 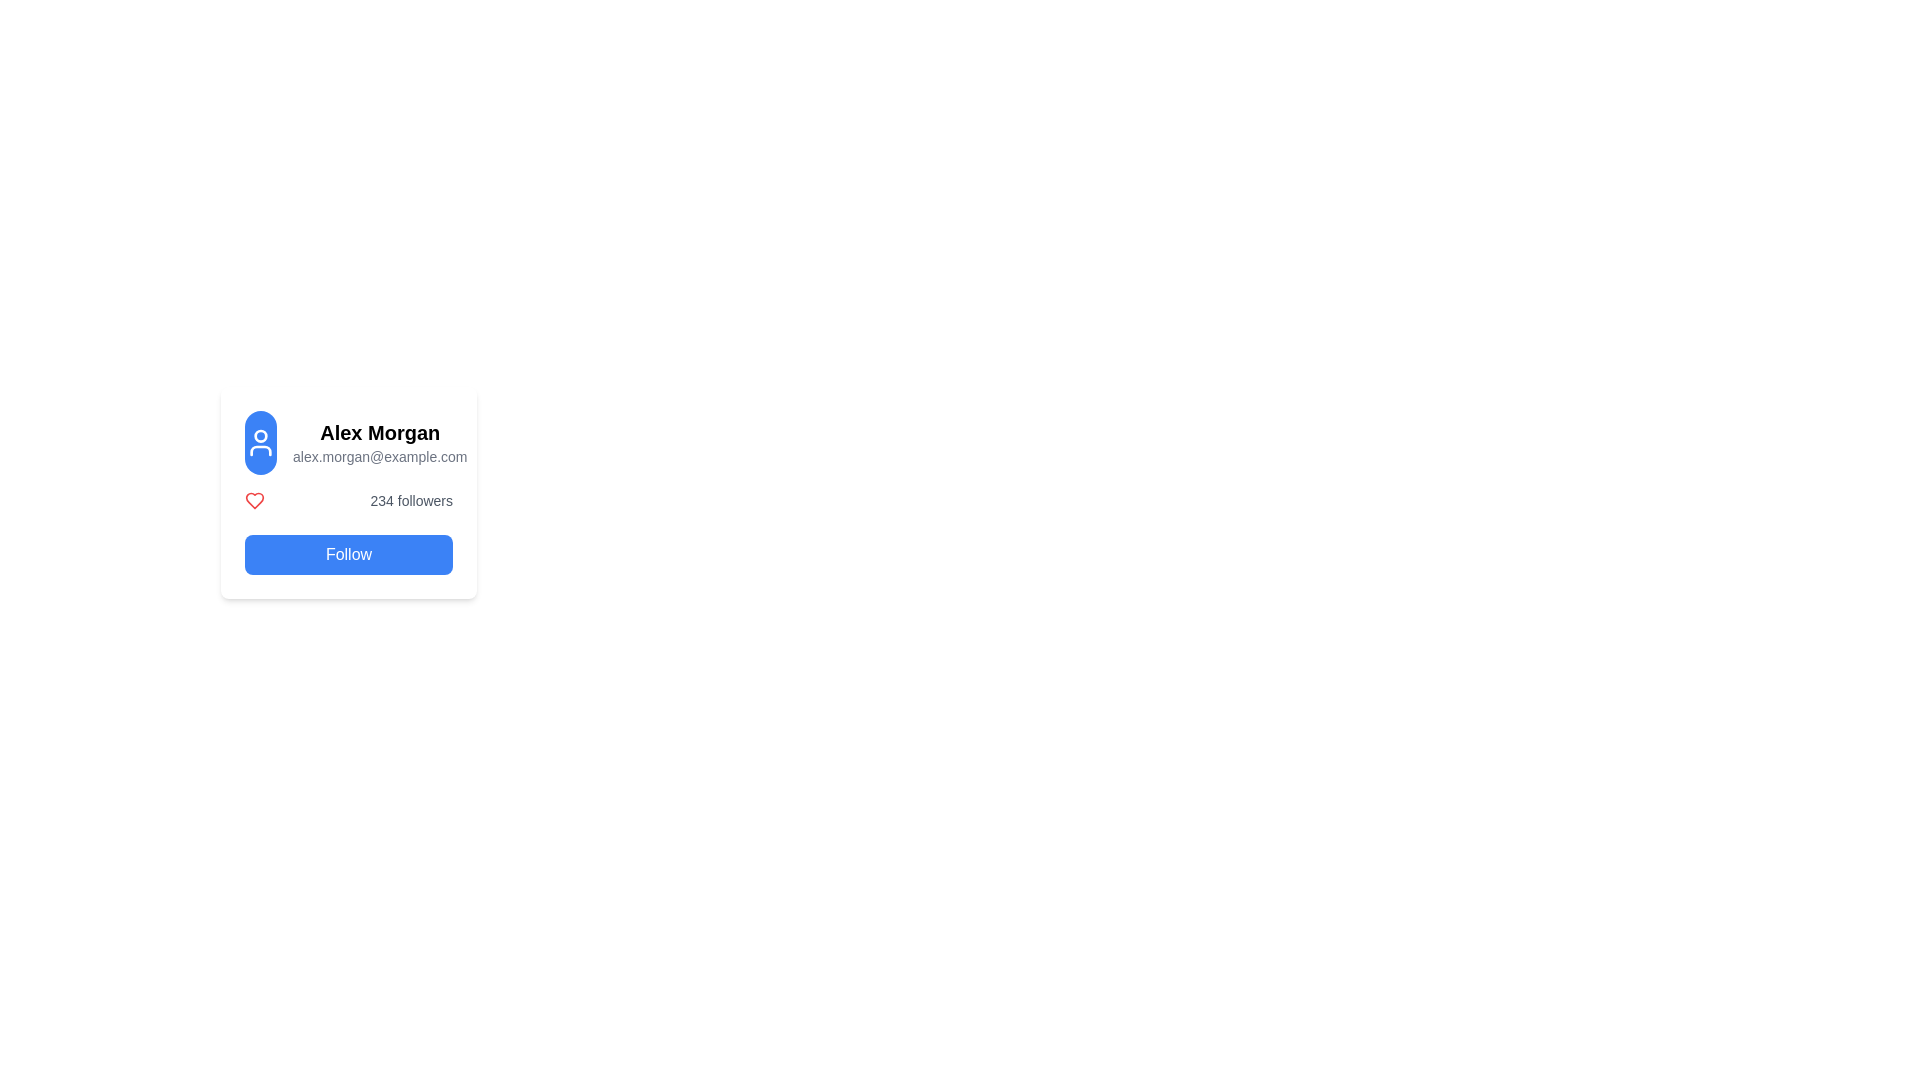 What do you see at coordinates (380, 442) in the screenshot?
I see `the text display field that shows the user's name and email address, located to the right of the person silhouette icon at the top center of the card layout` at bounding box center [380, 442].